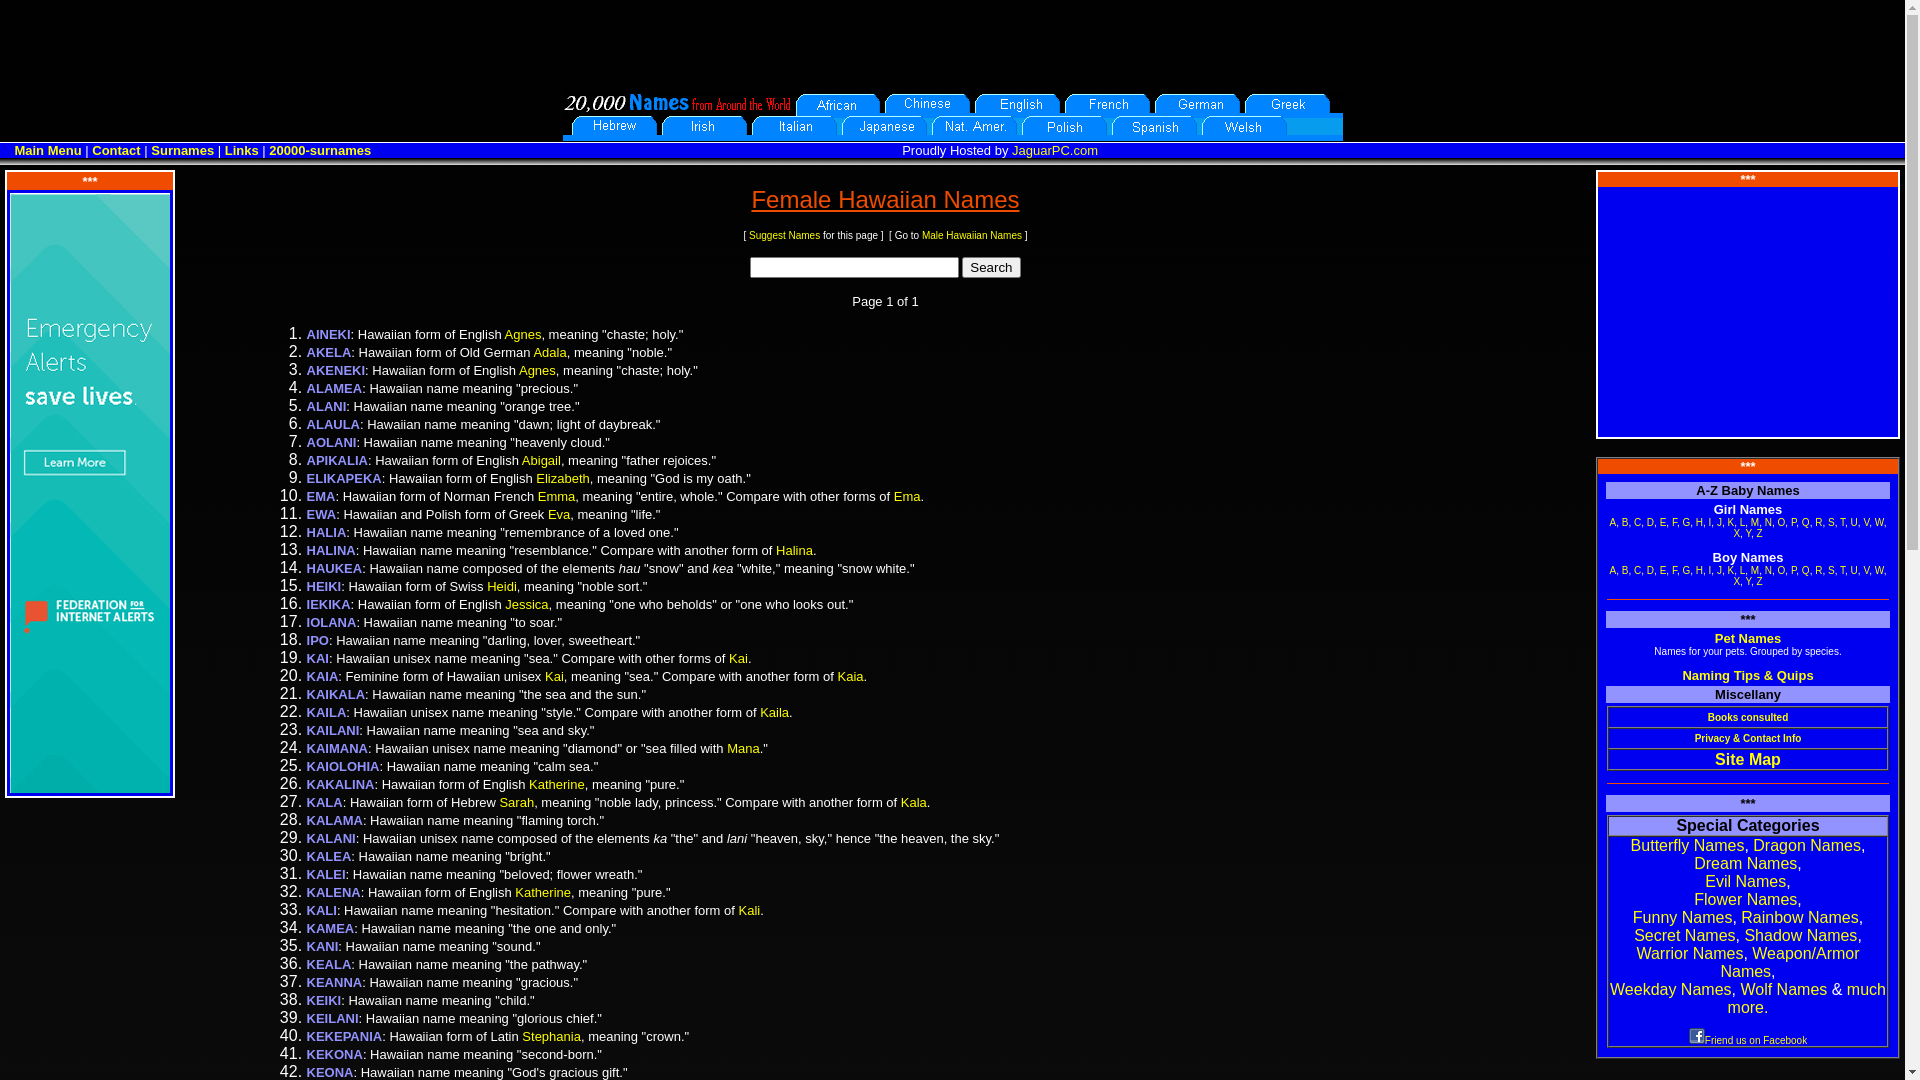 The width and height of the screenshot is (1920, 1080). I want to click on 'X', so click(1735, 532).